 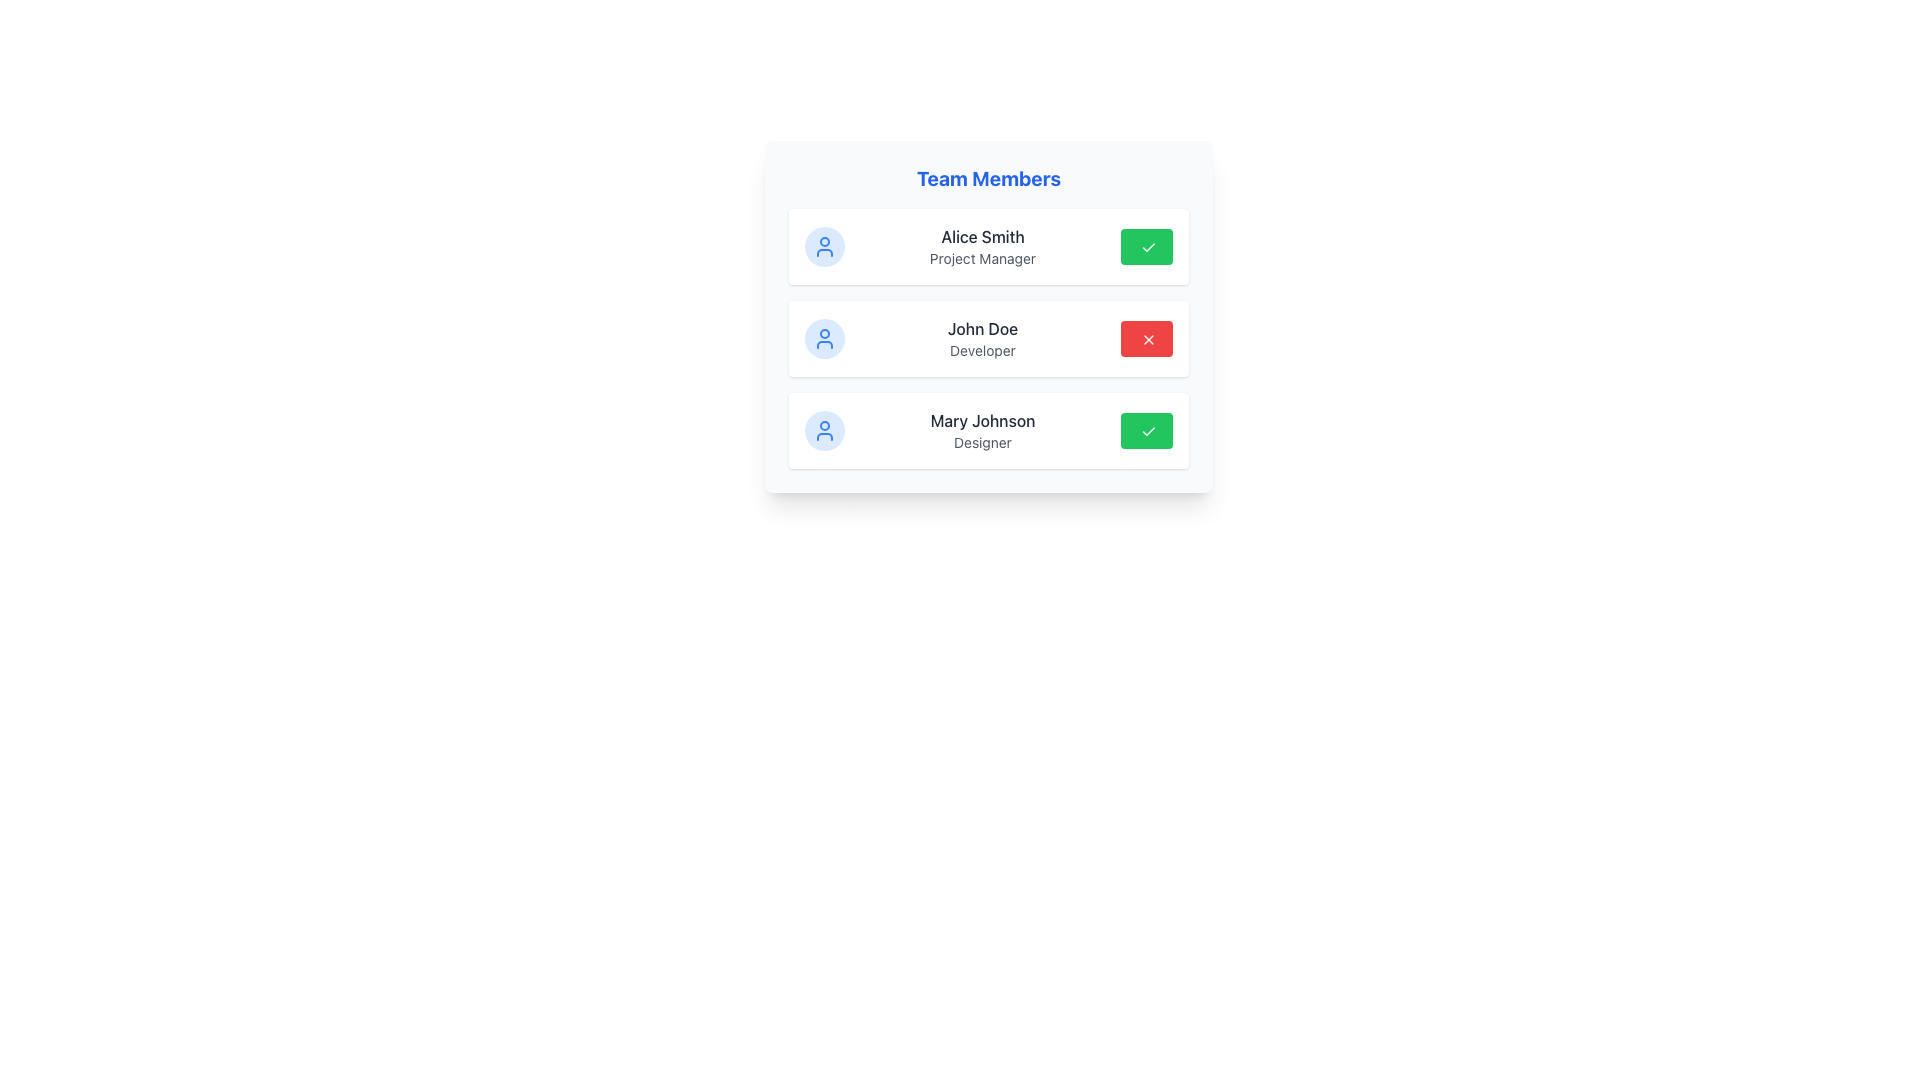 What do you see at coordinates (825, 338) in the screenshot?
I see `the user profile icon located in the second row of user data, next to 'John Doe' and 'Developer'` at bounding box center [825, 338].